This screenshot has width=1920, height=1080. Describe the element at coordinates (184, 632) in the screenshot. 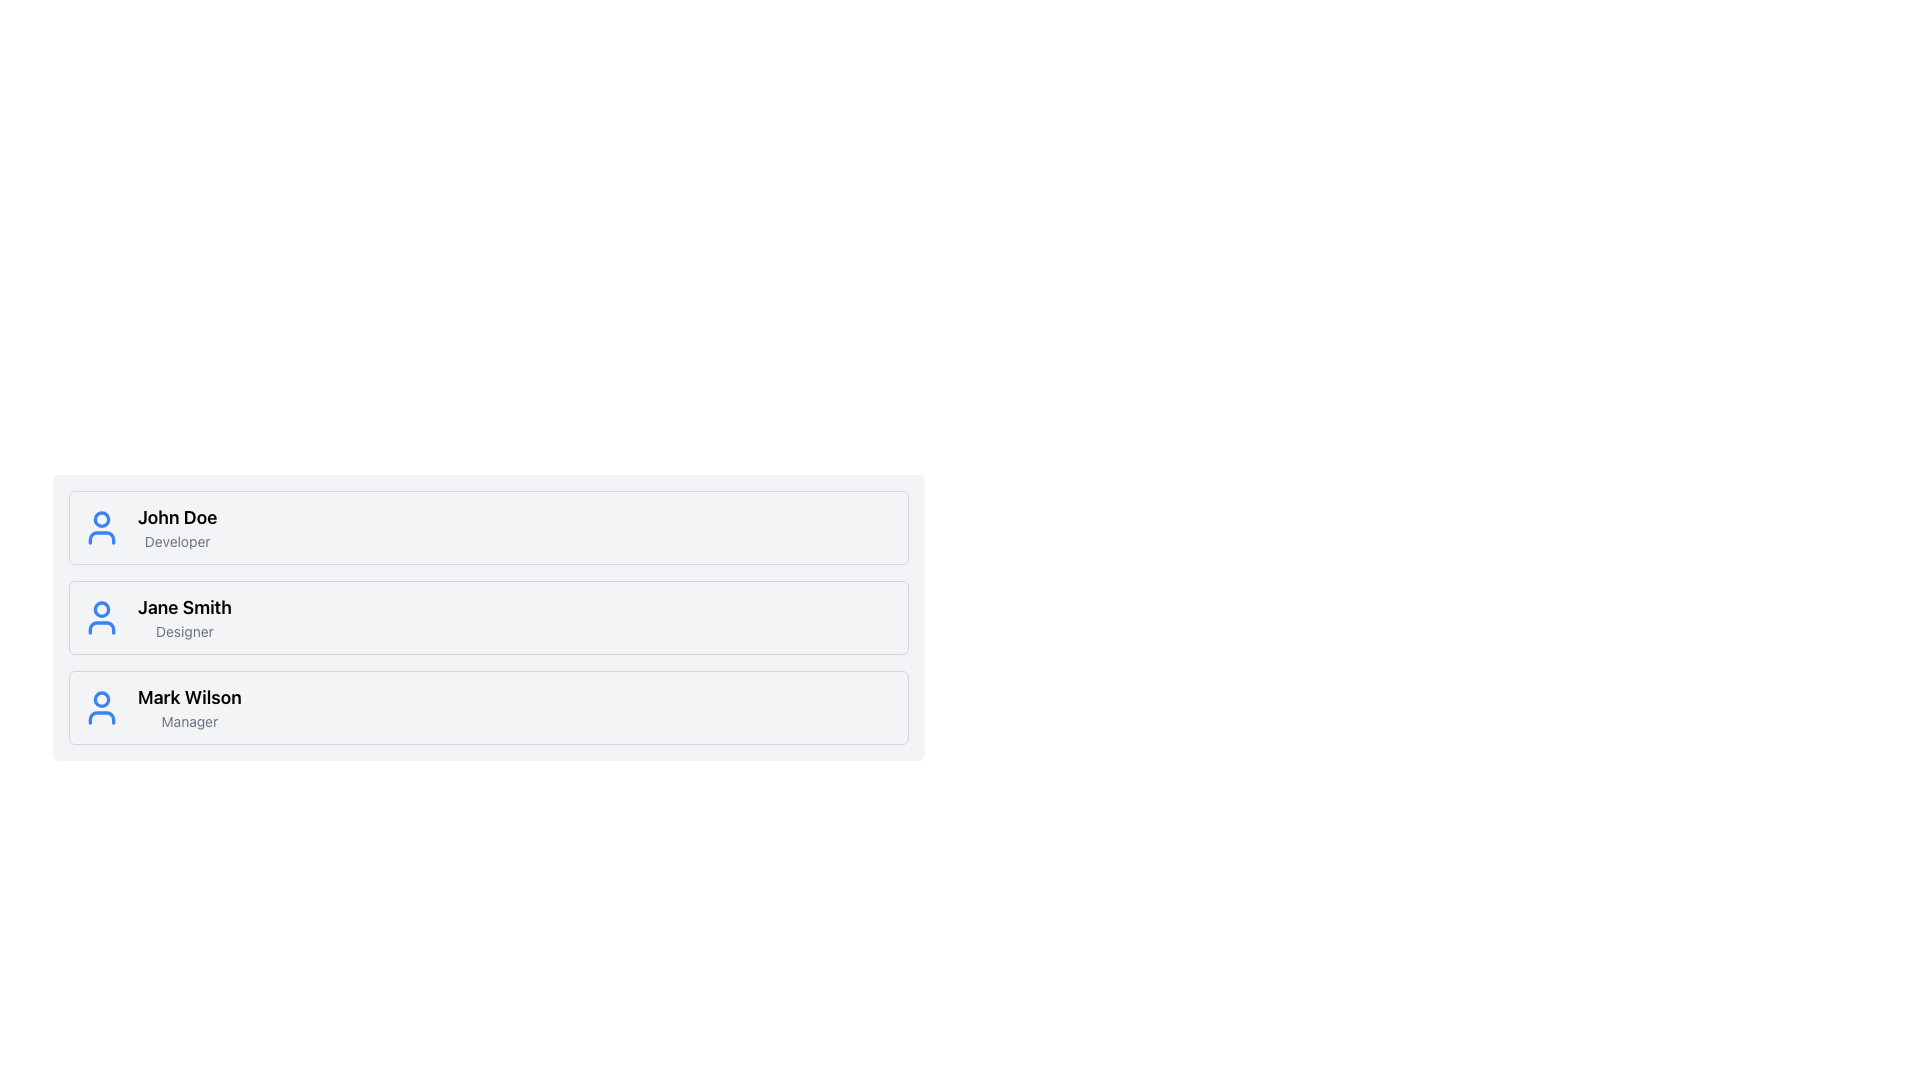

I see `the text label displaying 'Designer', which is styled with a small font size and gray color, located below 'Jane Smith' in a vertically stacked list` at that location.